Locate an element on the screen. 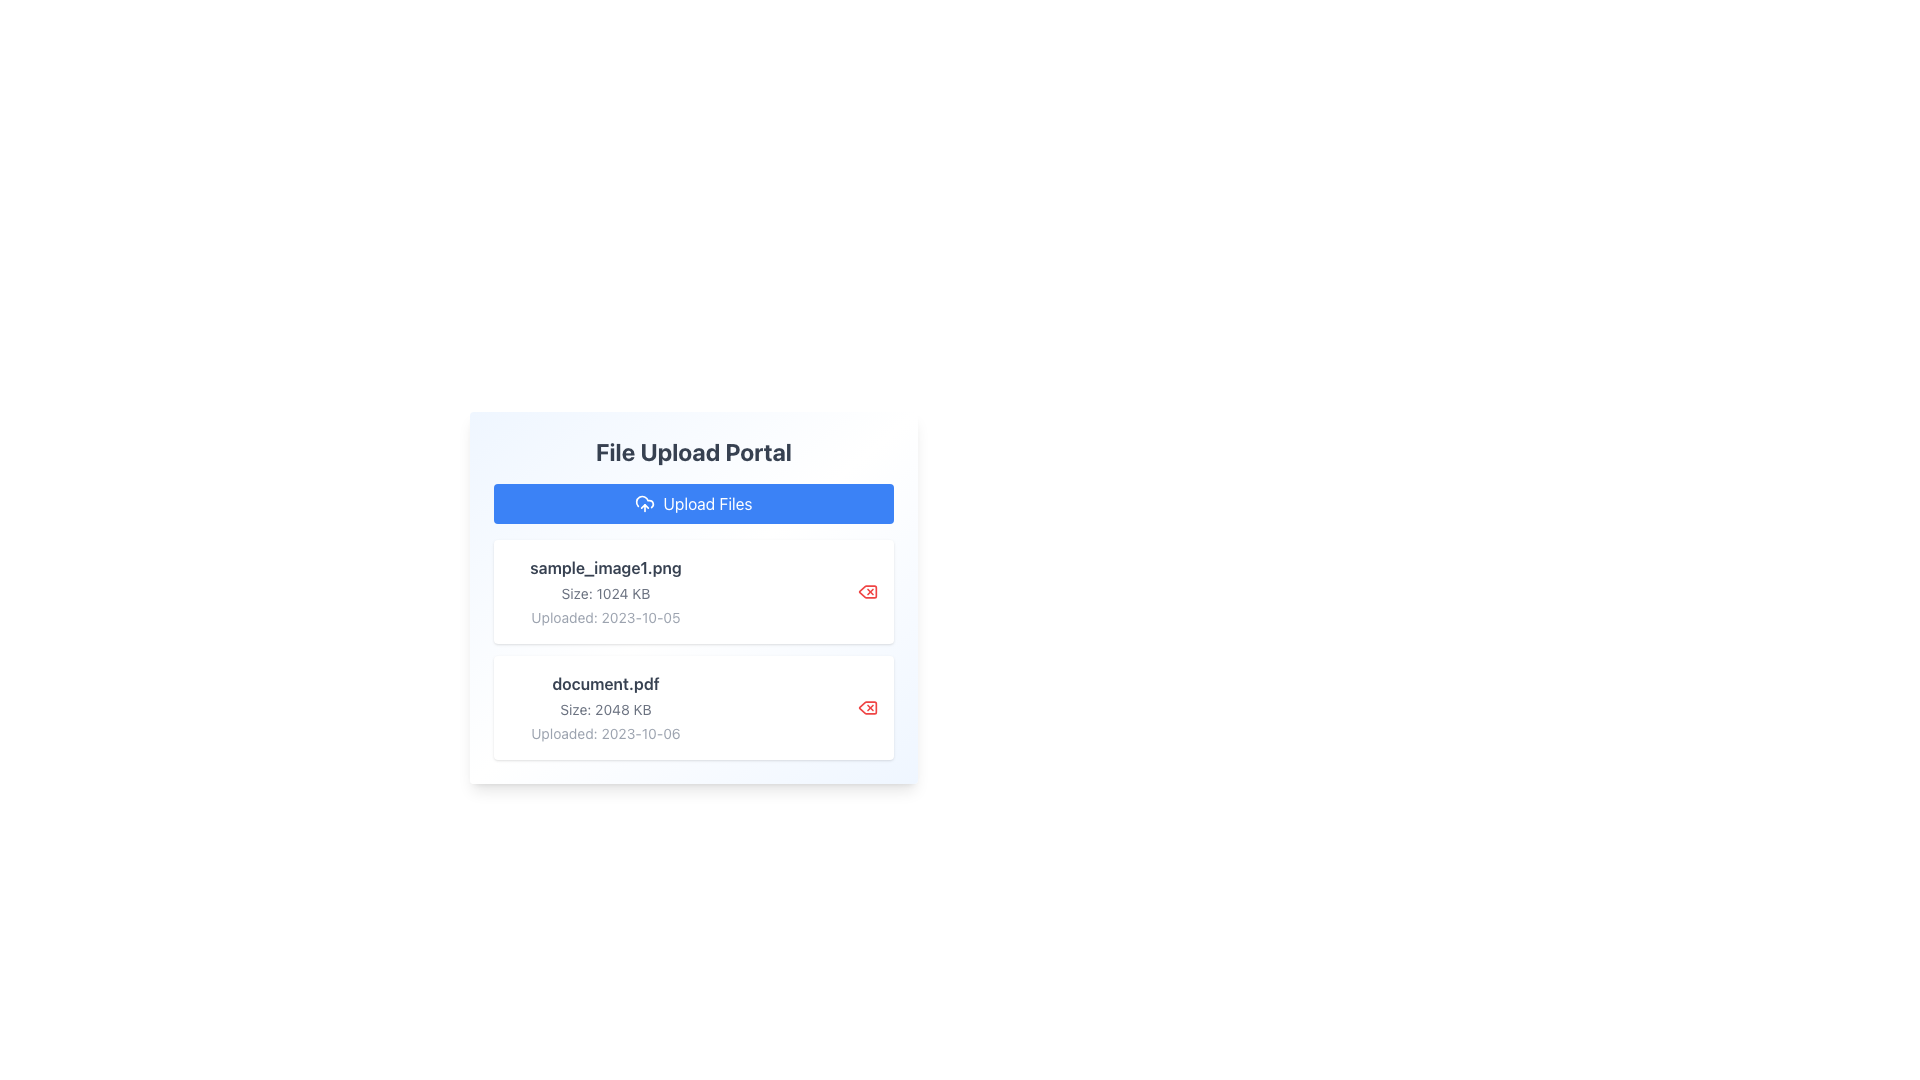  the 'delete' icon located at the far-right side of the embedded row for the file named 'document.pdf' is located at coordinates (868, 707).